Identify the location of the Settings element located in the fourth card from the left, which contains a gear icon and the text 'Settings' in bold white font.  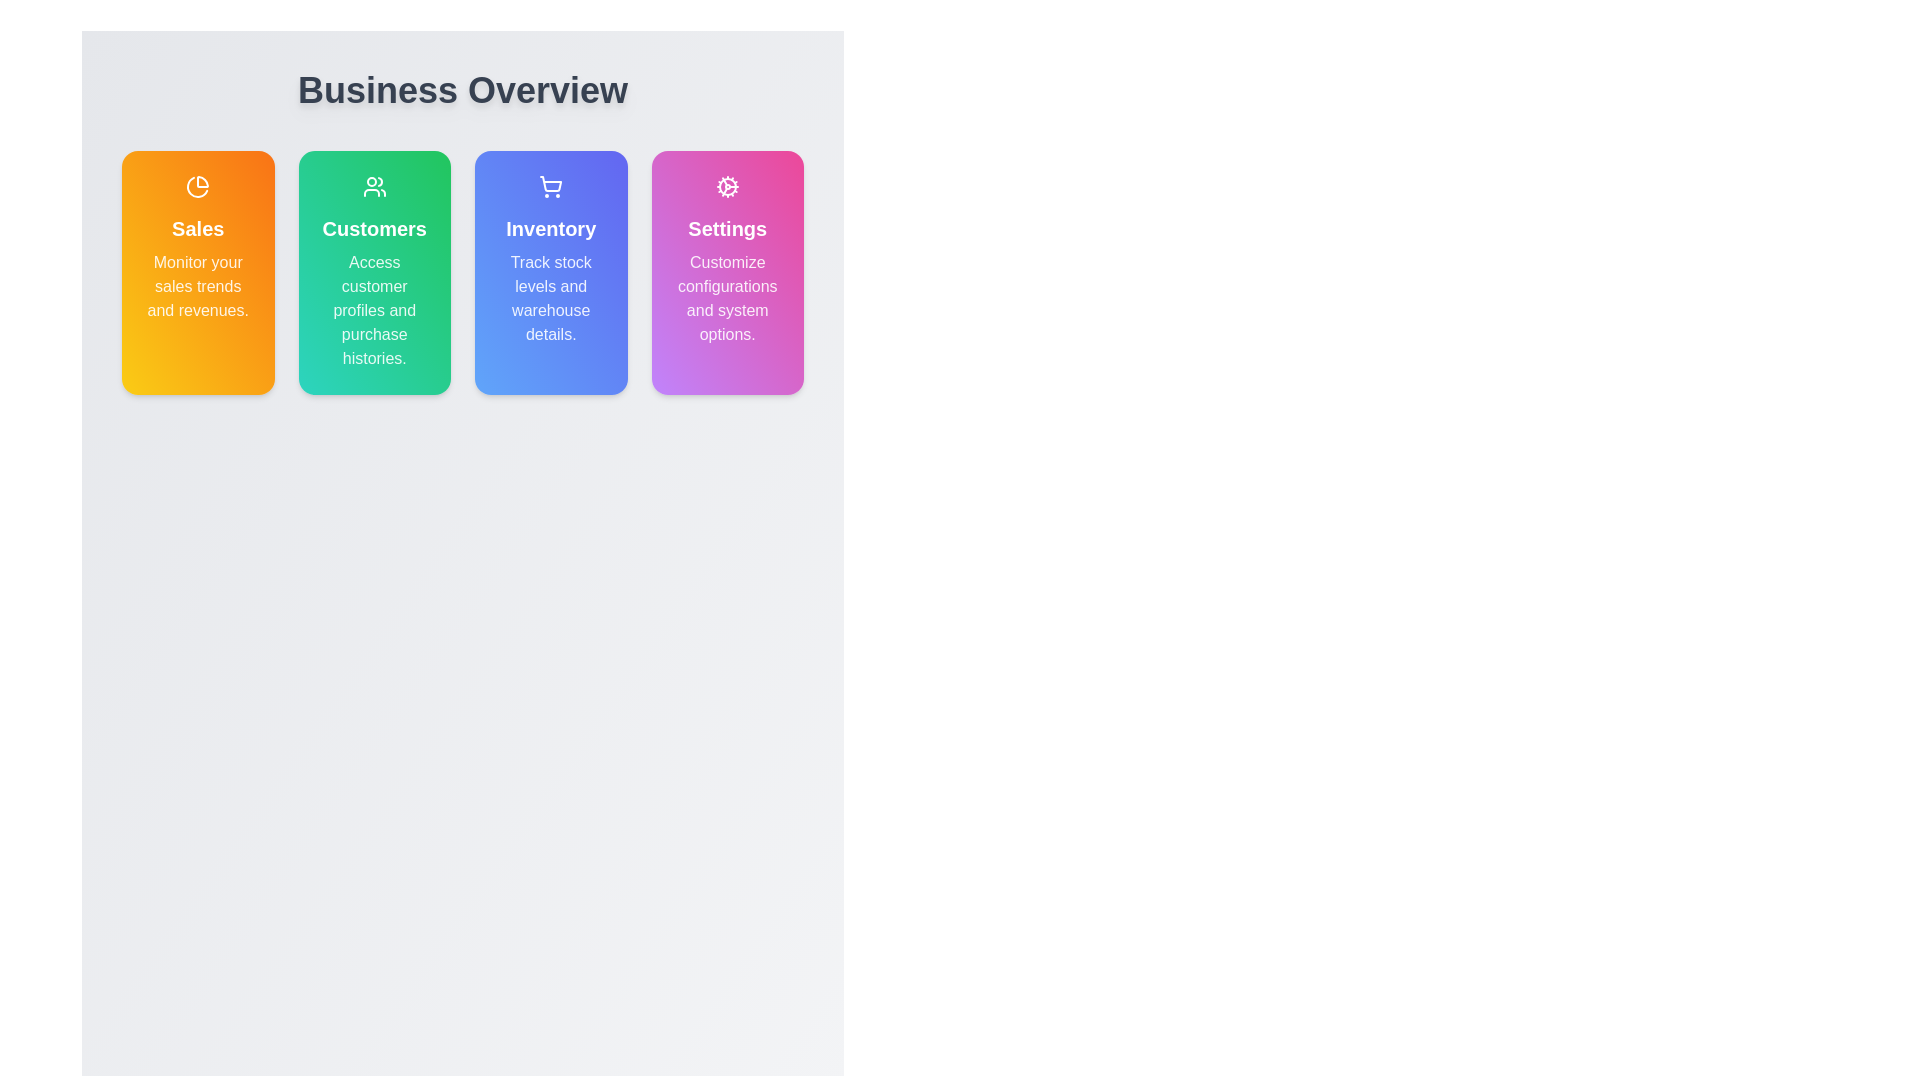
(726, 260).